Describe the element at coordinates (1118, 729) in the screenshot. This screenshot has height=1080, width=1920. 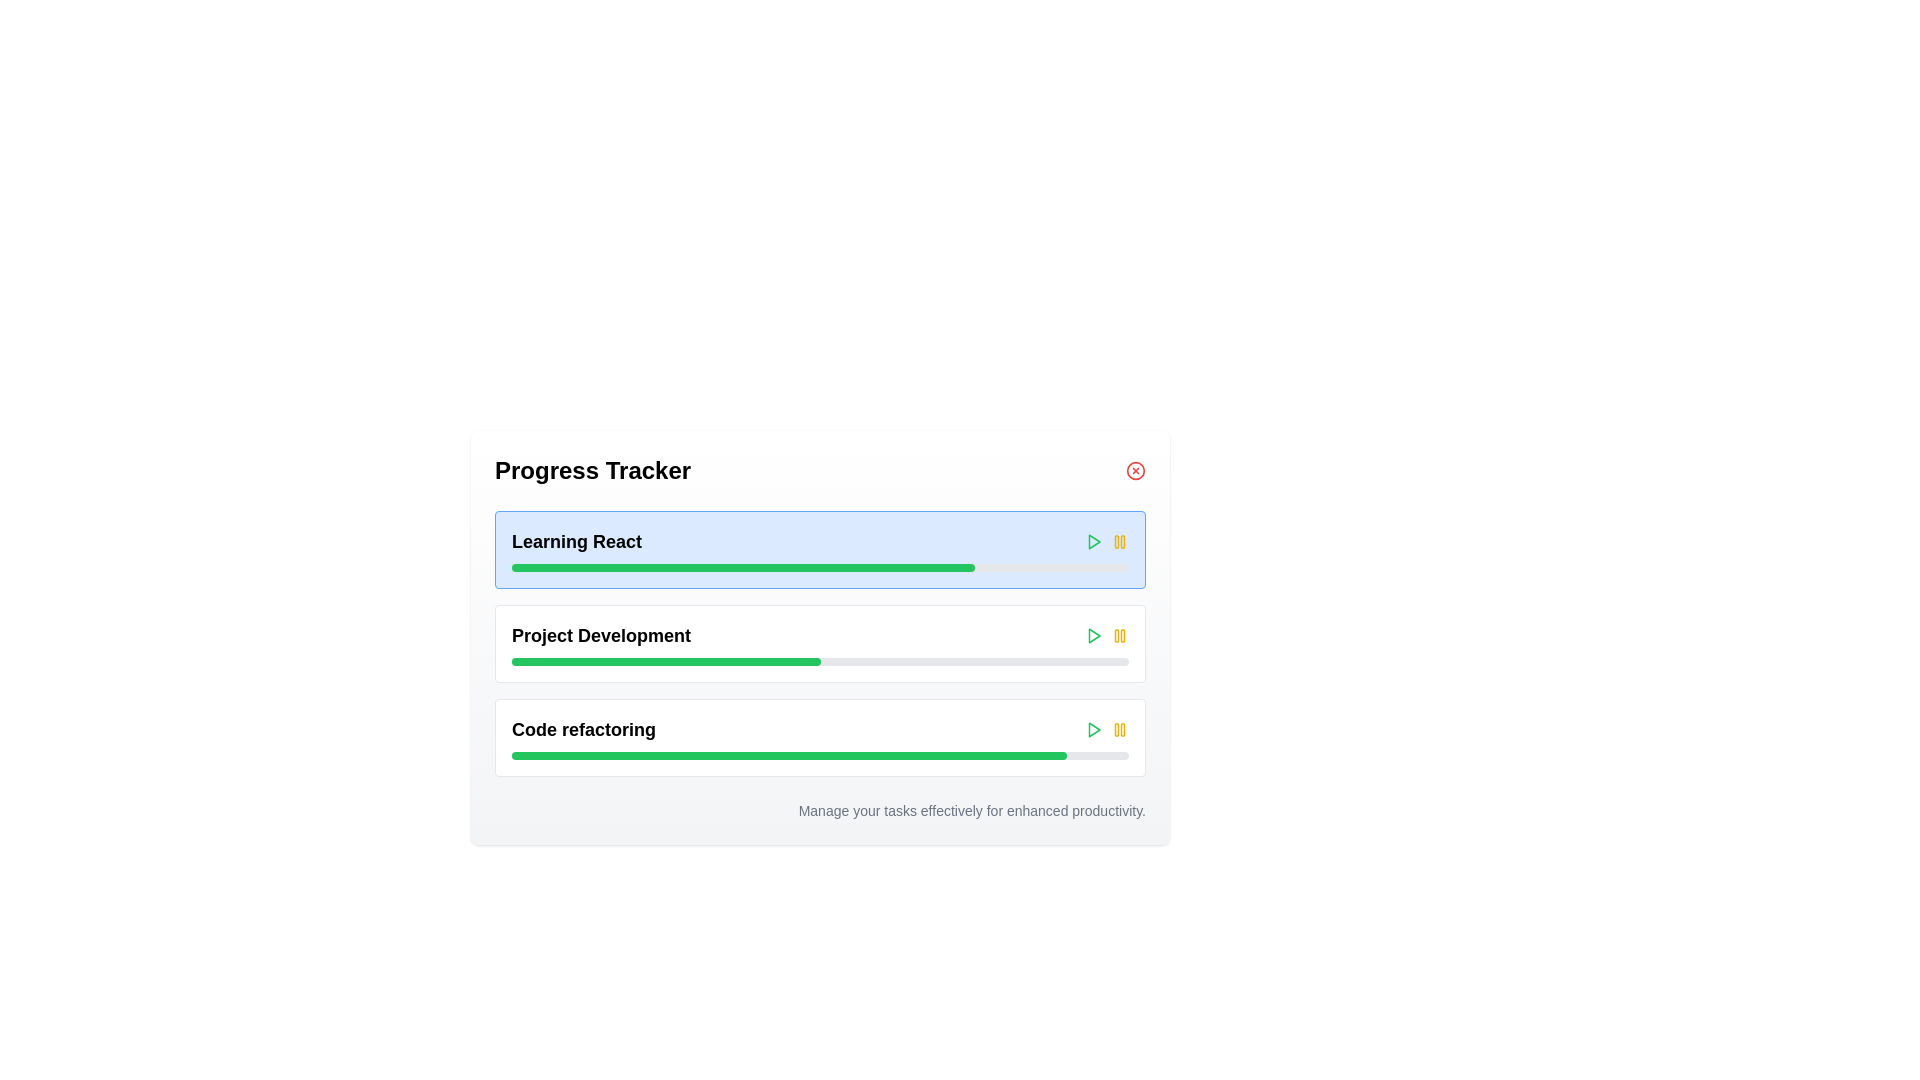
I see `the pause control button located to the far right of the 'Code refactoring' progress tracker` at that location.